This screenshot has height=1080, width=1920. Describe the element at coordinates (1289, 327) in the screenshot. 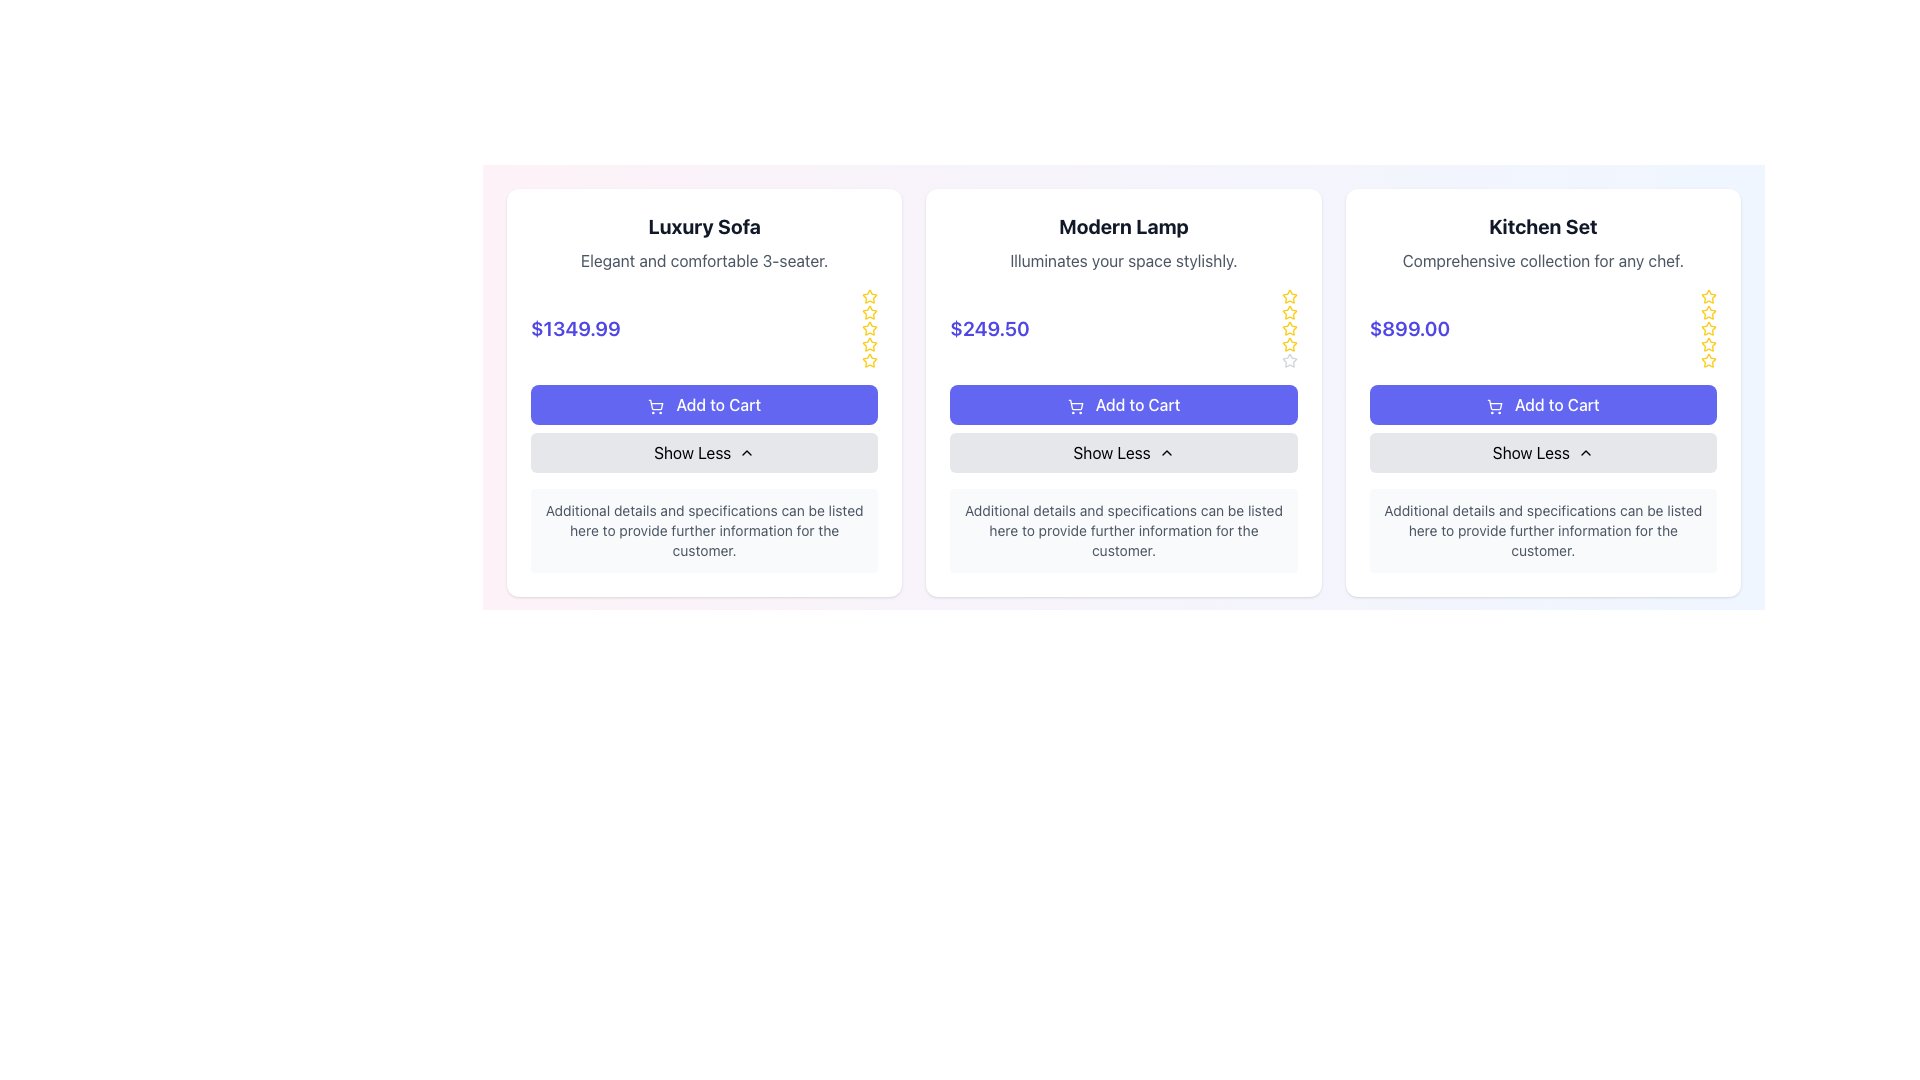

I see `the fifth star in the rating row located to the right of the product title 'Modern Lamp' in the central card of the interface` at that location.